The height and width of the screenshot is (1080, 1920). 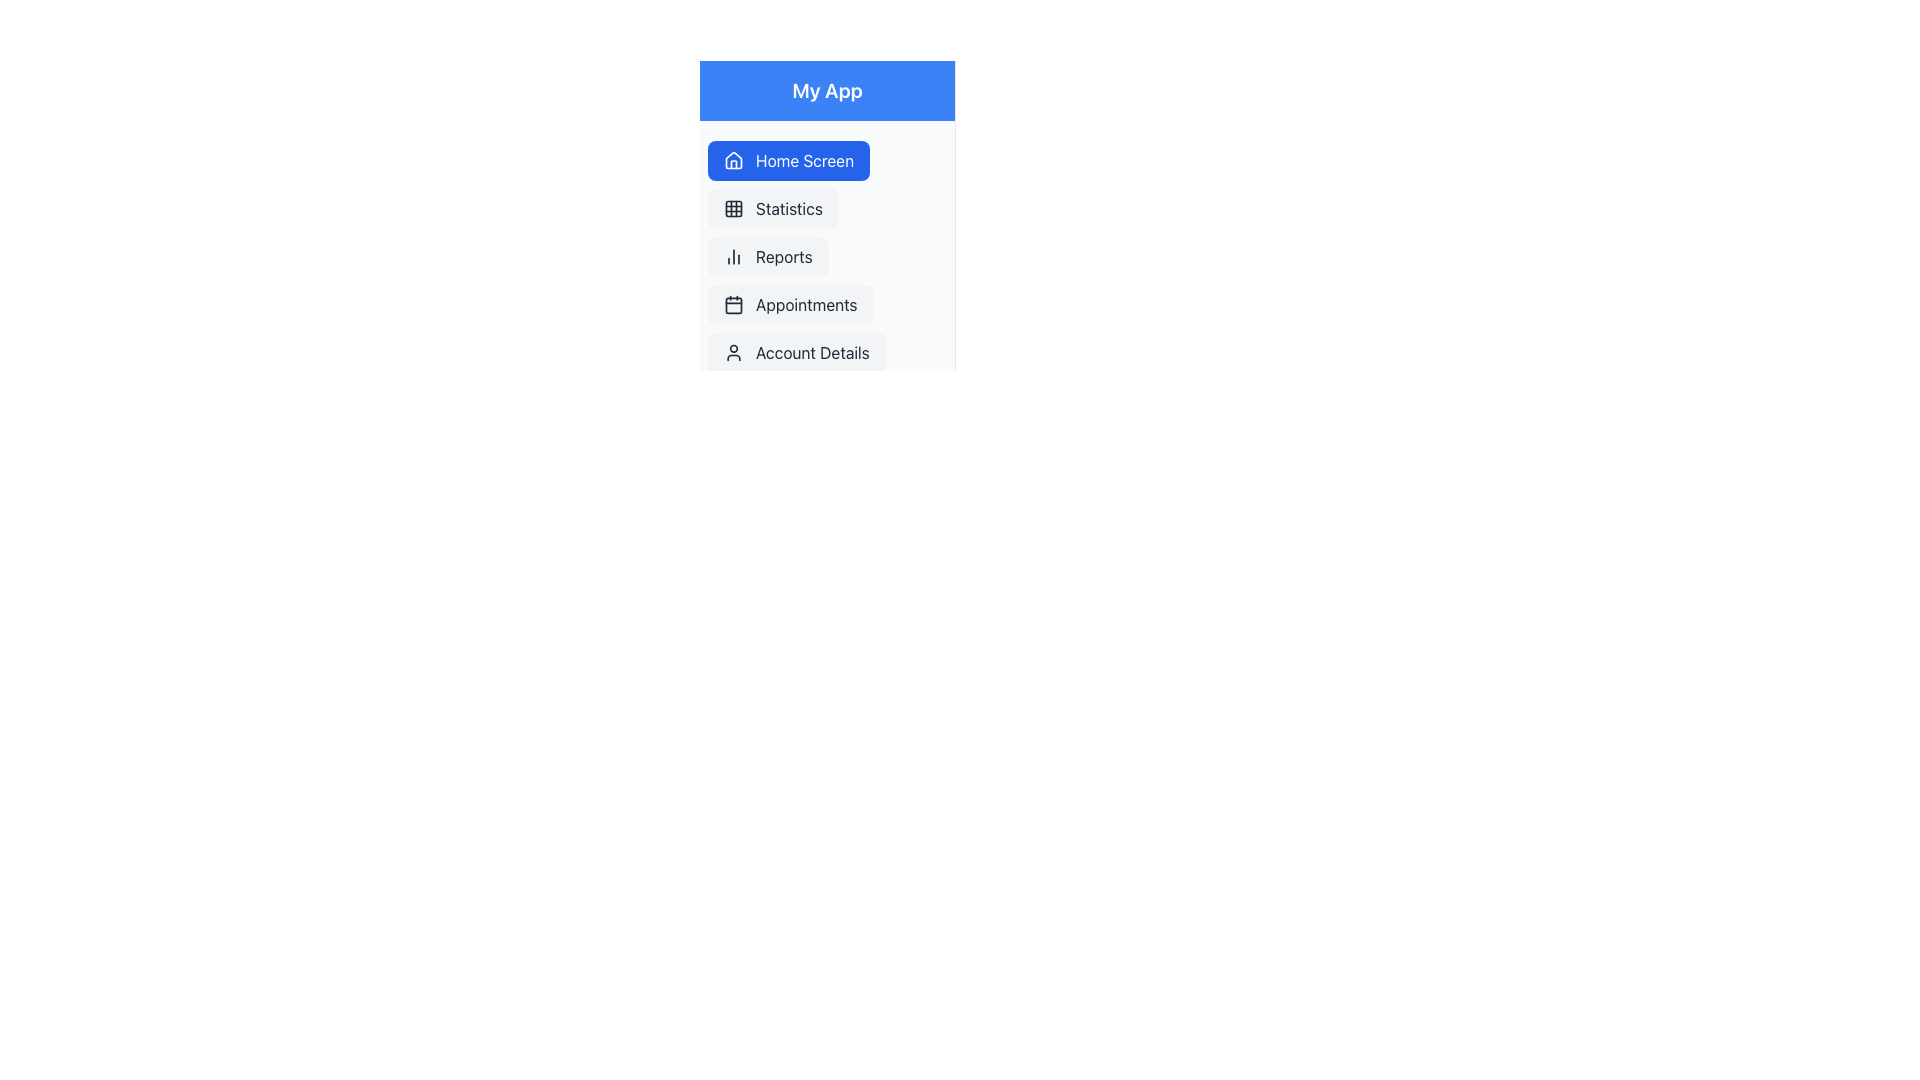 What do you see at coordinates (733, 352) in the screenshot?
I see `the user figure icon located in the sidebar menu next to the 'Account Details' text label` at bounding box center [733, 352].